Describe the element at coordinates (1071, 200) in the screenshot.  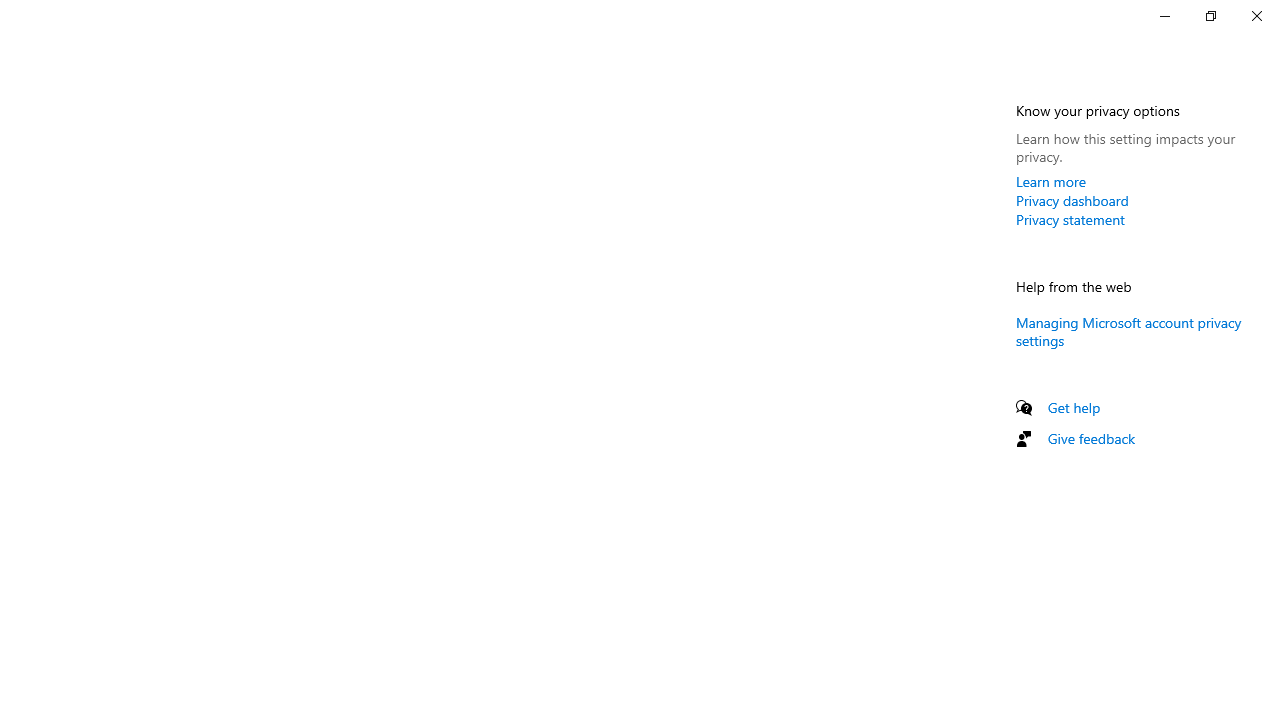
I see `'Privacy dashboard'` at that location.